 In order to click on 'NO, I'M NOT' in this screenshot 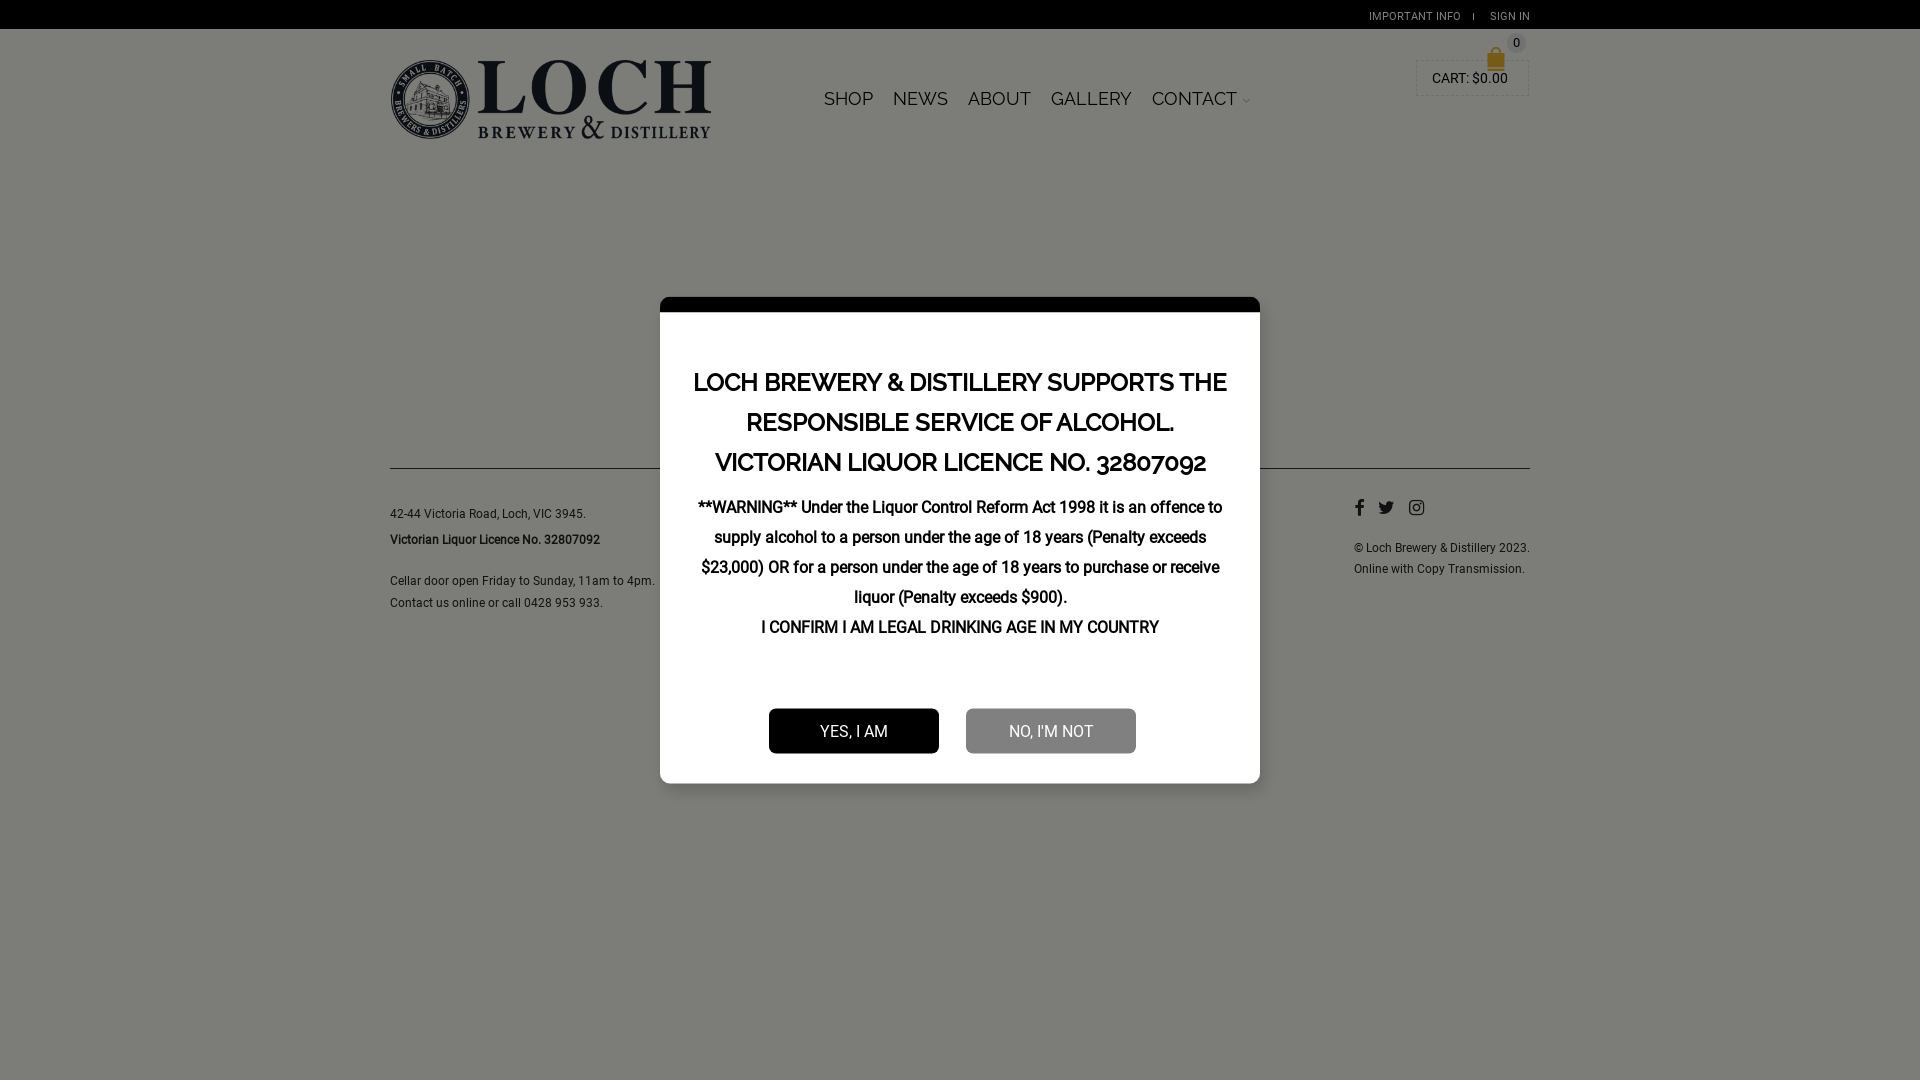, I will do `click(1050, 730)`.